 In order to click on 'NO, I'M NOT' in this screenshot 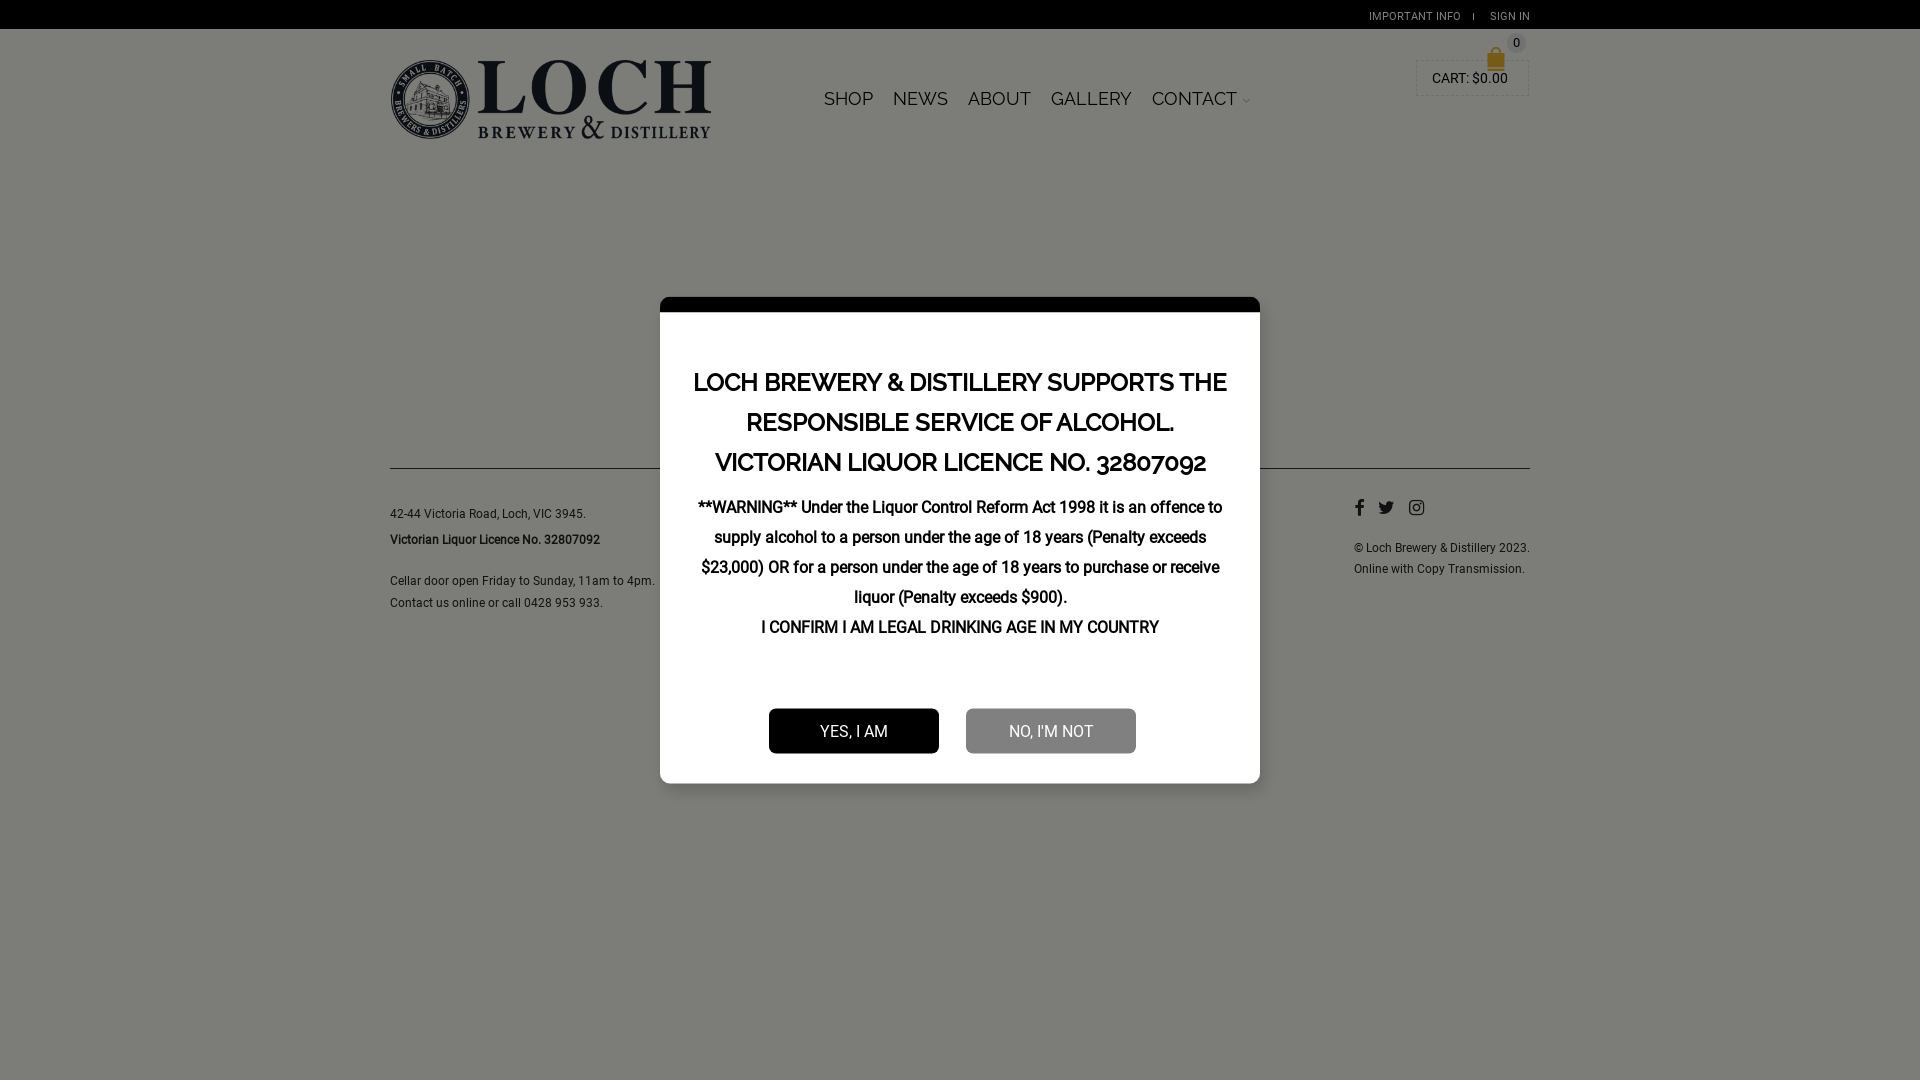, I will do `click(1050, 730)`.